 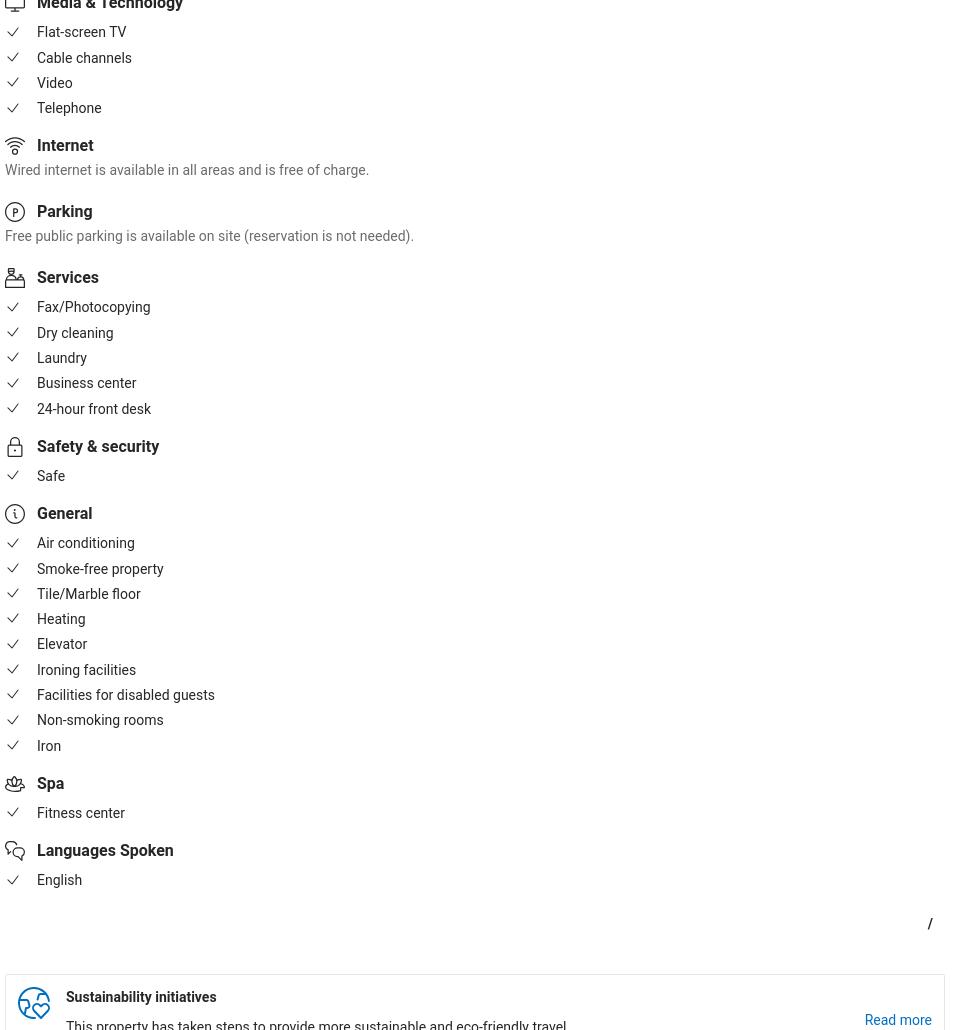 I want to click on 'Languages Spoken', so click(x=103, y=848).